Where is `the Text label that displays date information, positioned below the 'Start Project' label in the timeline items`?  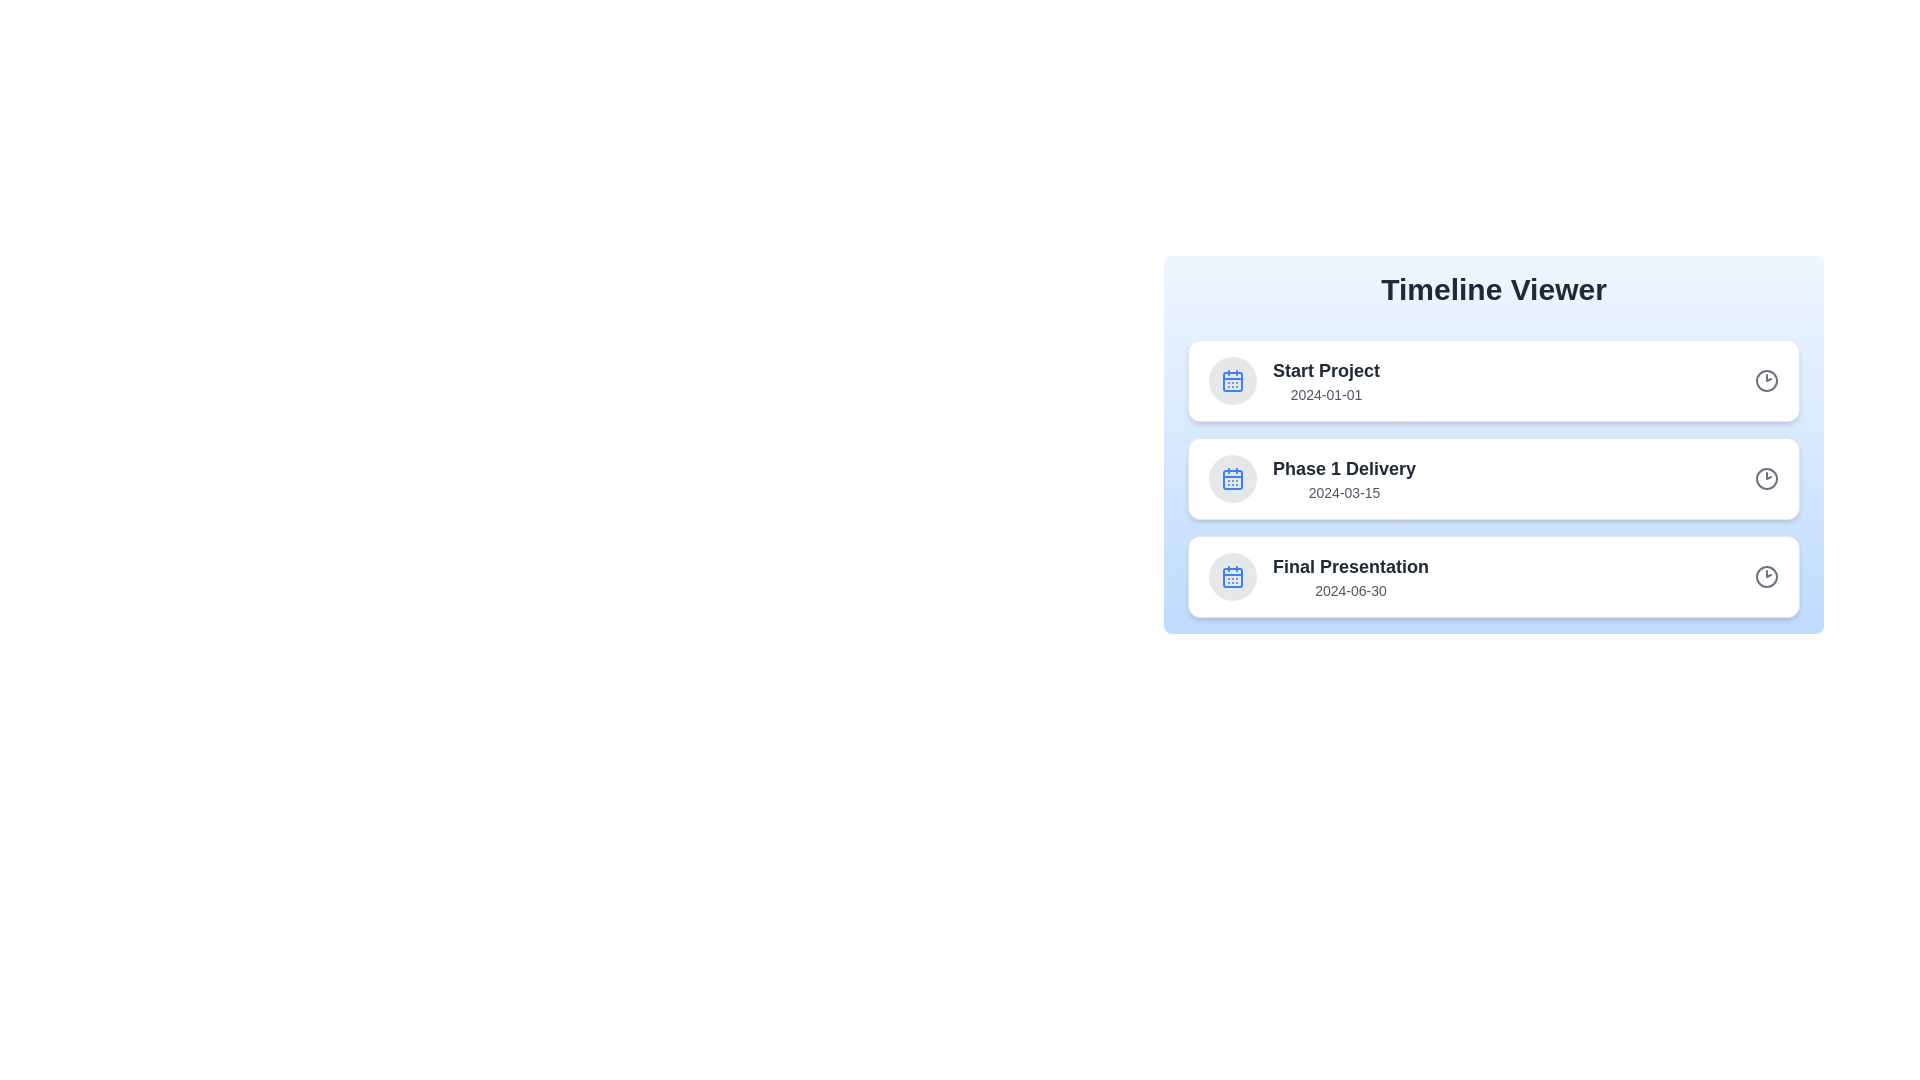 the Text label that displays date information, positioned below the 'Start Project' label in the timeline items is located at coordinates (1326, 394).